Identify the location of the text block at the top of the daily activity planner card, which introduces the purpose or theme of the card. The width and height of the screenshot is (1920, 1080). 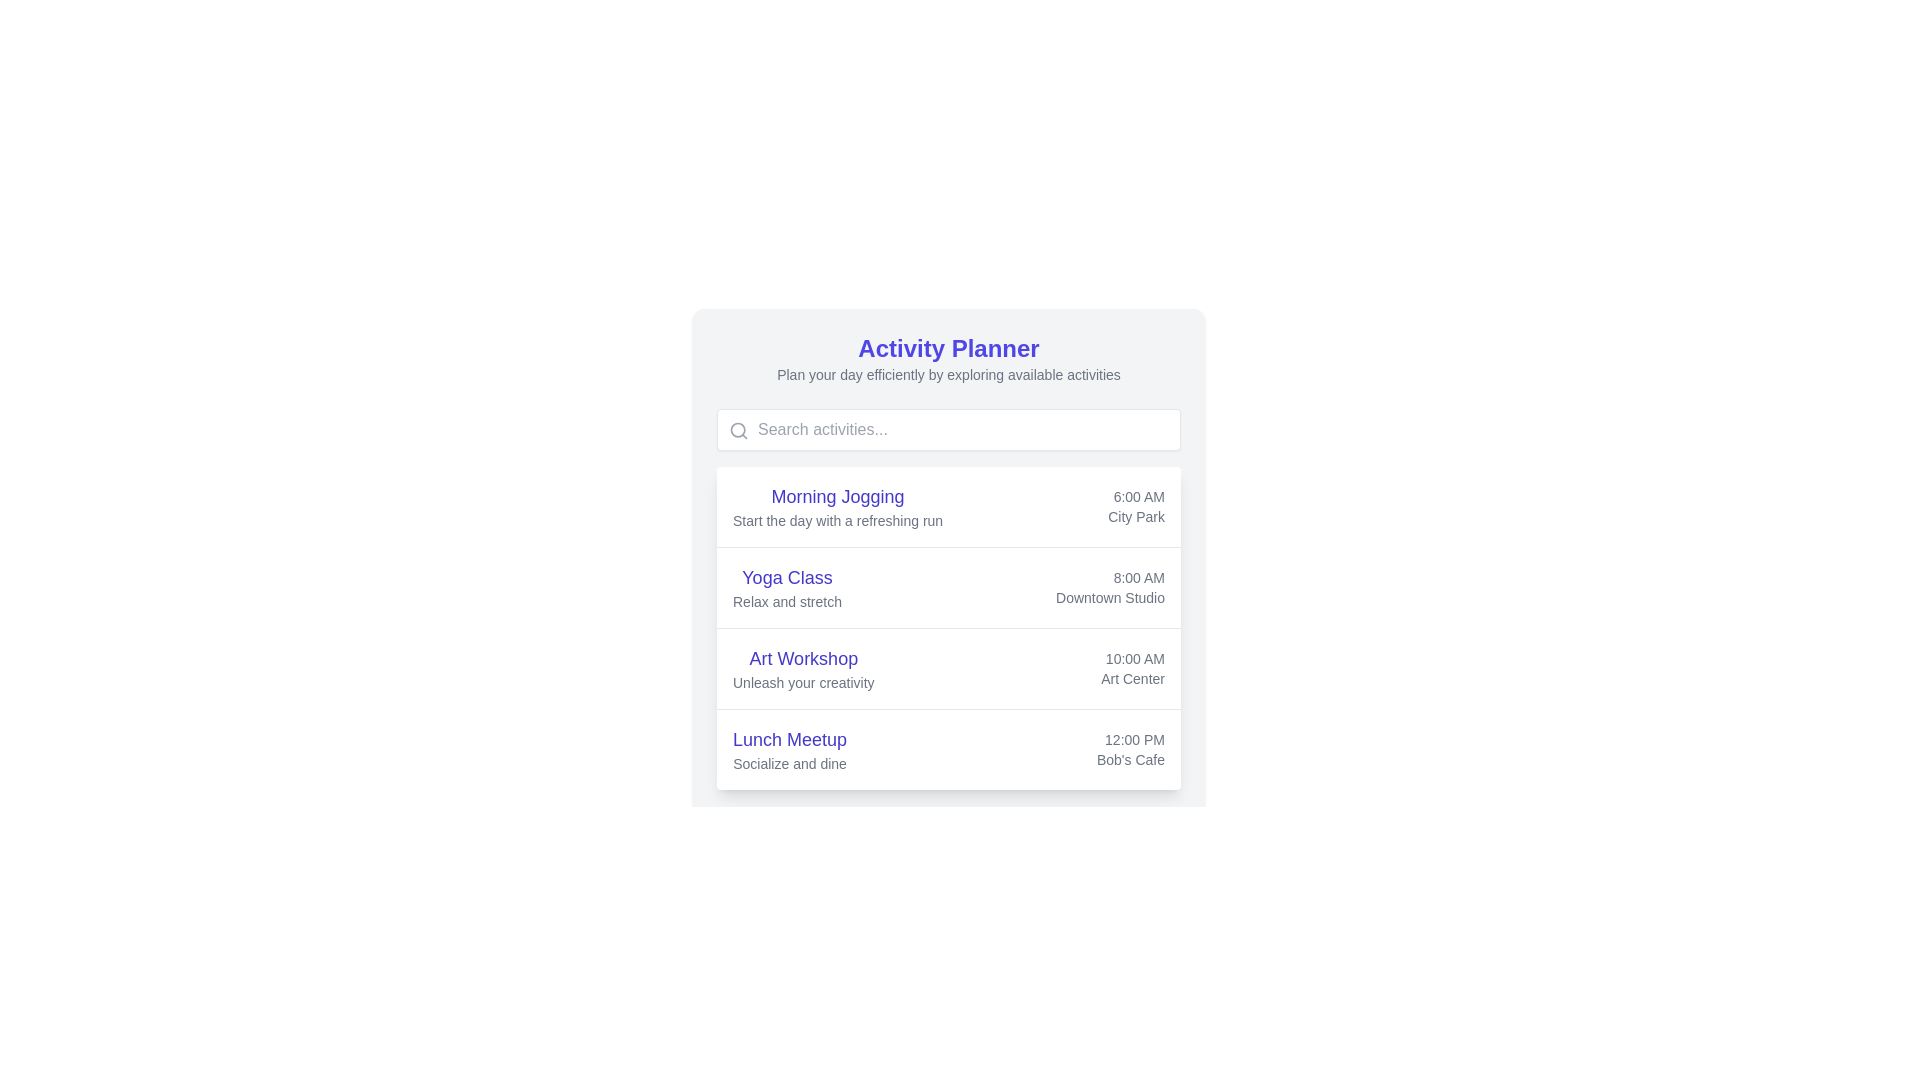
(948, 357).